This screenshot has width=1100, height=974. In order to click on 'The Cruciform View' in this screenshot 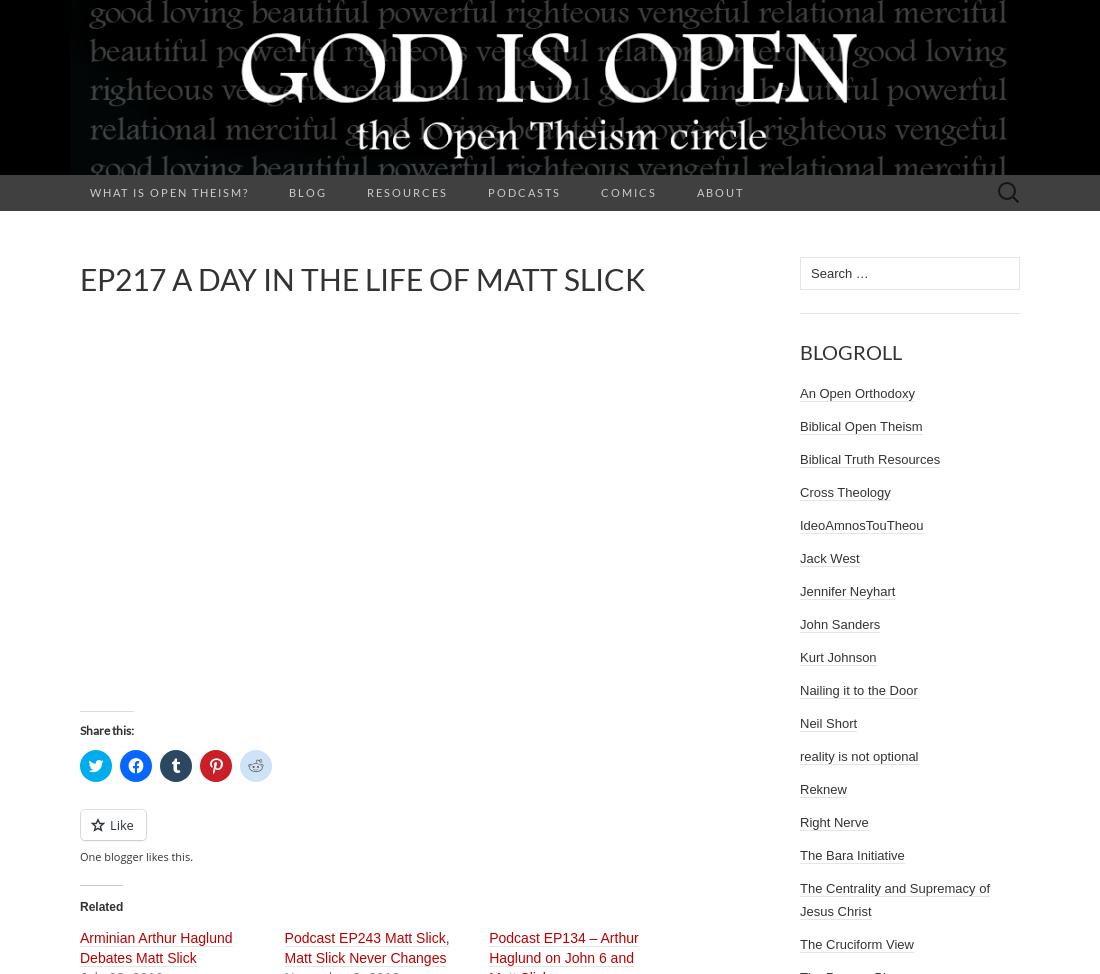, I will do `click(800, 943)`.